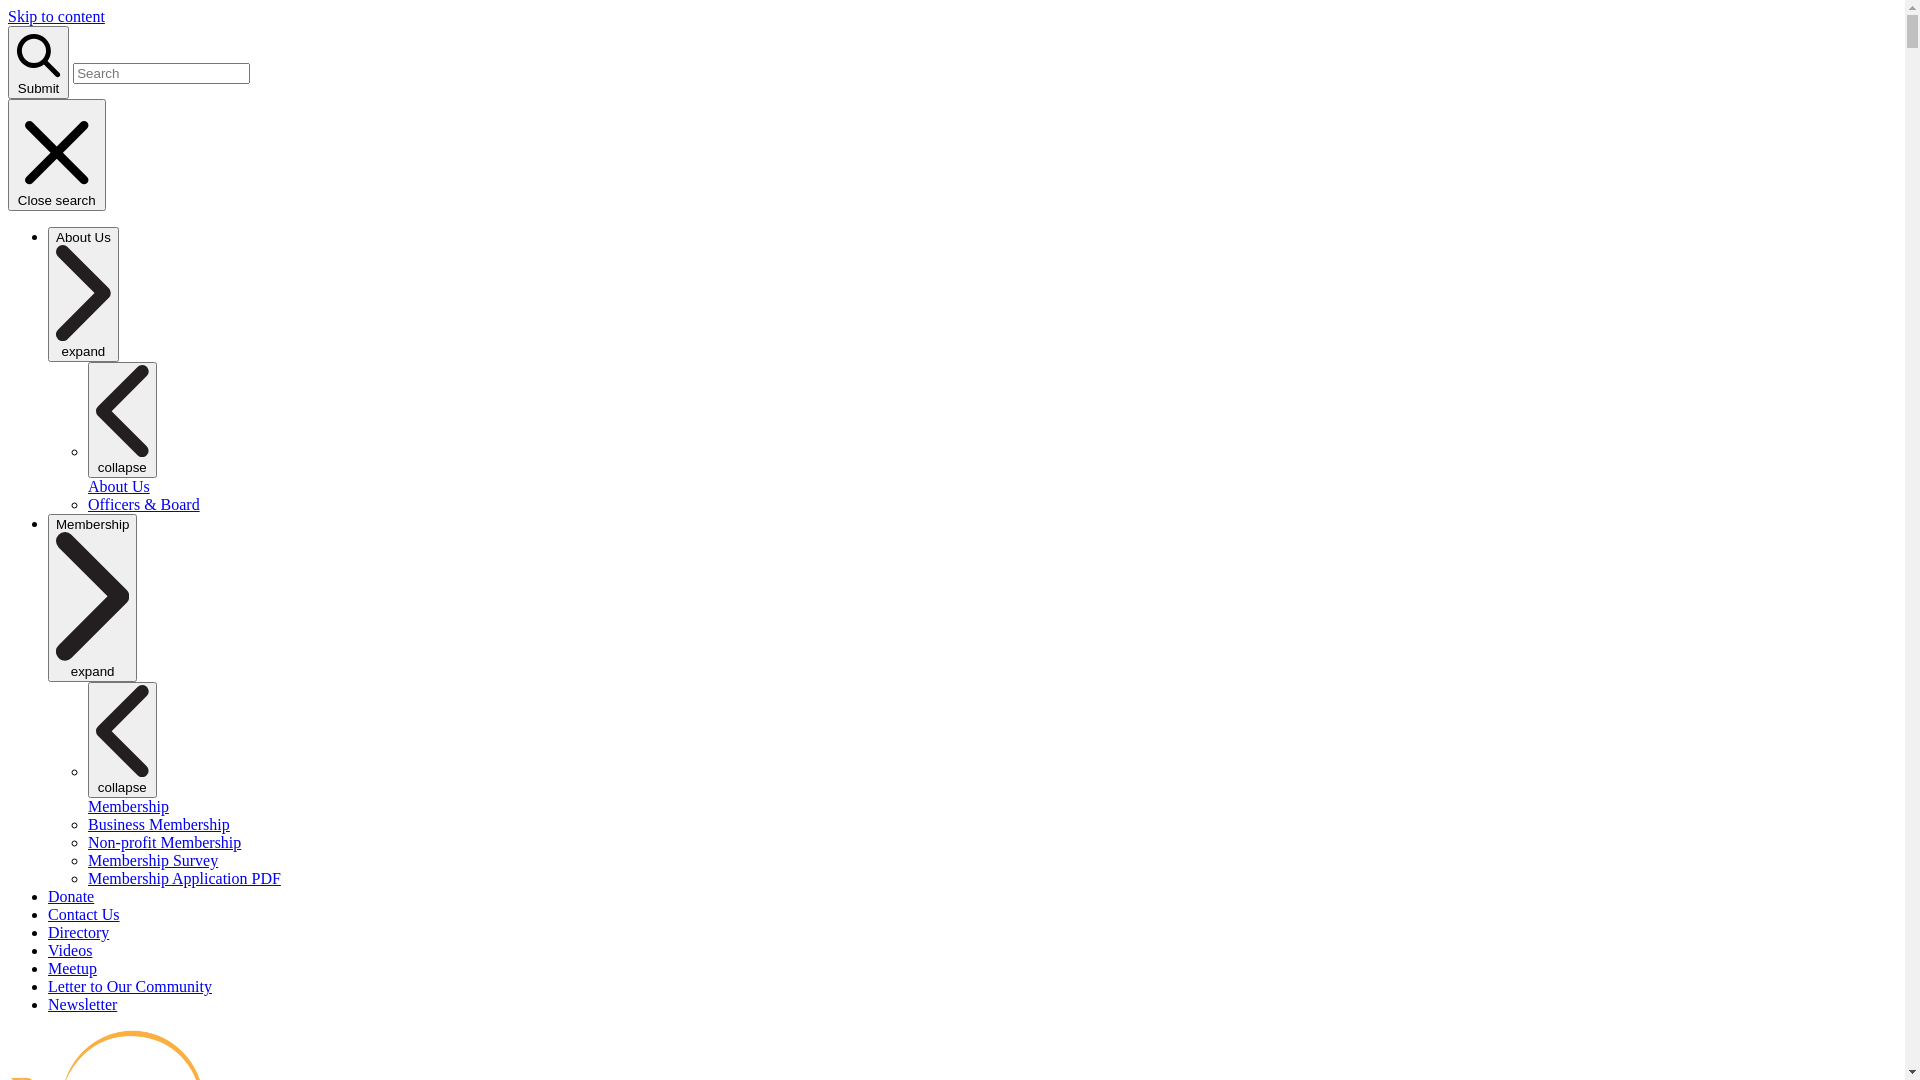  I want to click on 'About Us', so click(118, 486).